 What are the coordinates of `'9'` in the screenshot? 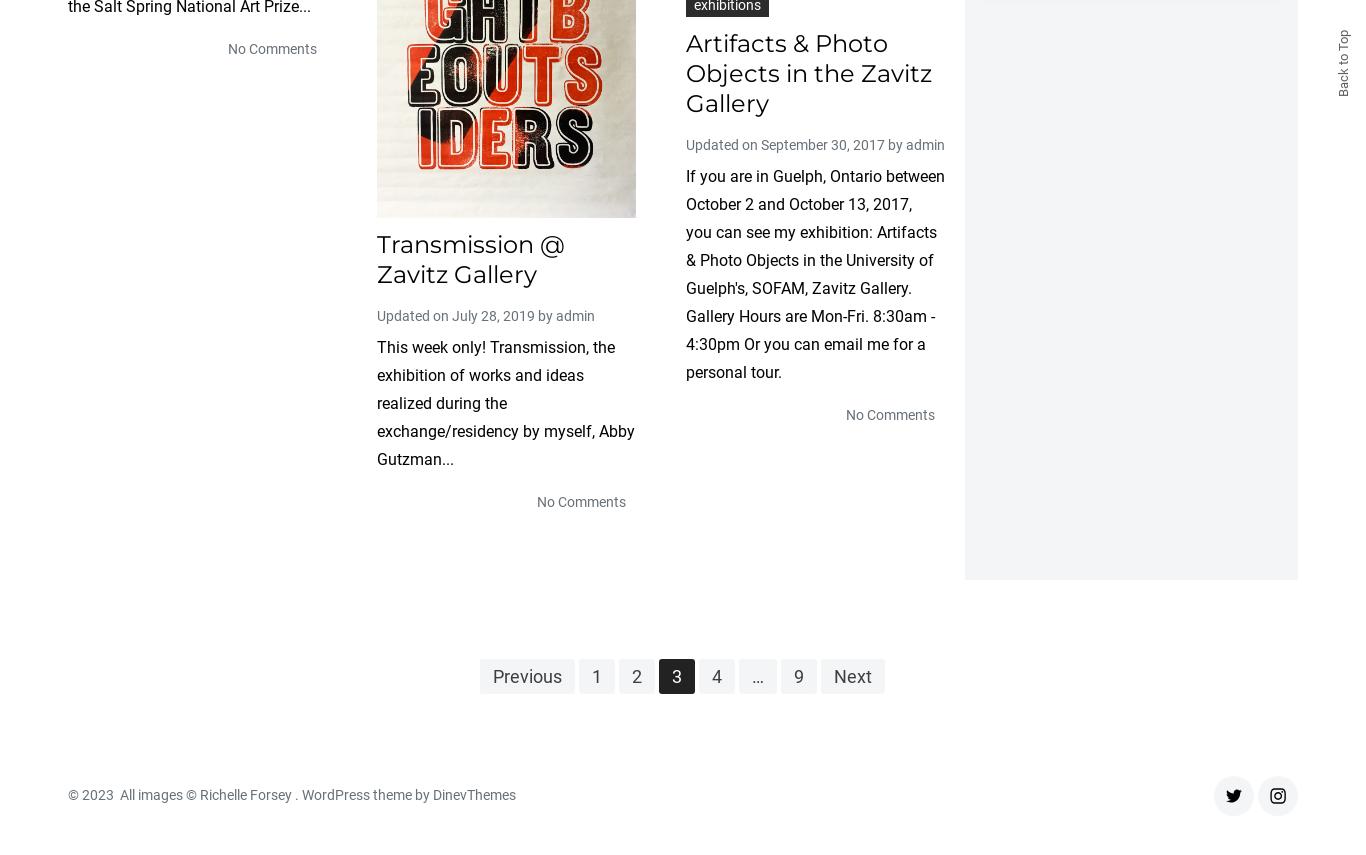 It's located at (797, 675).